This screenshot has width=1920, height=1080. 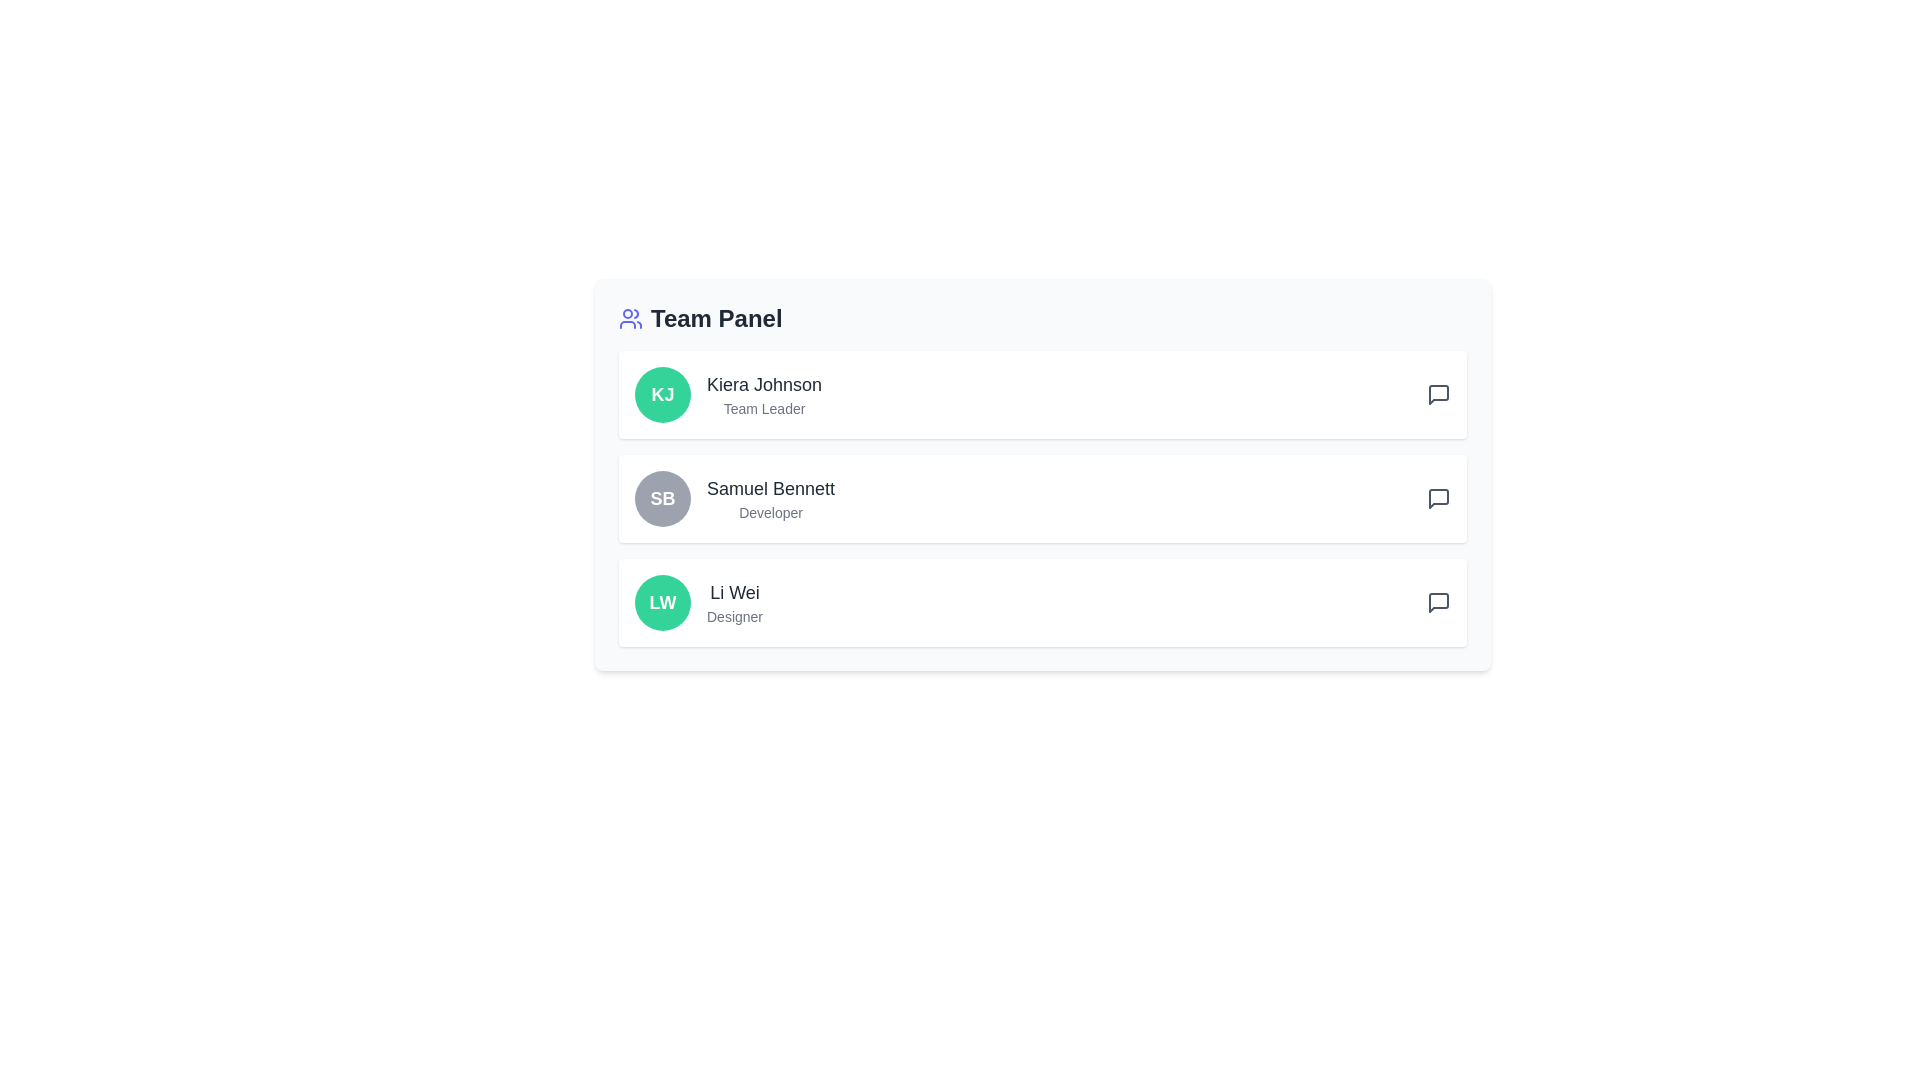 What do you see at coordinates (733, 601) in the screenshot?
I see `the Text Label displaying 'Li Wei' and 'Designer' in the third row of the 'Team Panel' list, located to the right of the avatar 'LW'` at bounding box center [733, 601].